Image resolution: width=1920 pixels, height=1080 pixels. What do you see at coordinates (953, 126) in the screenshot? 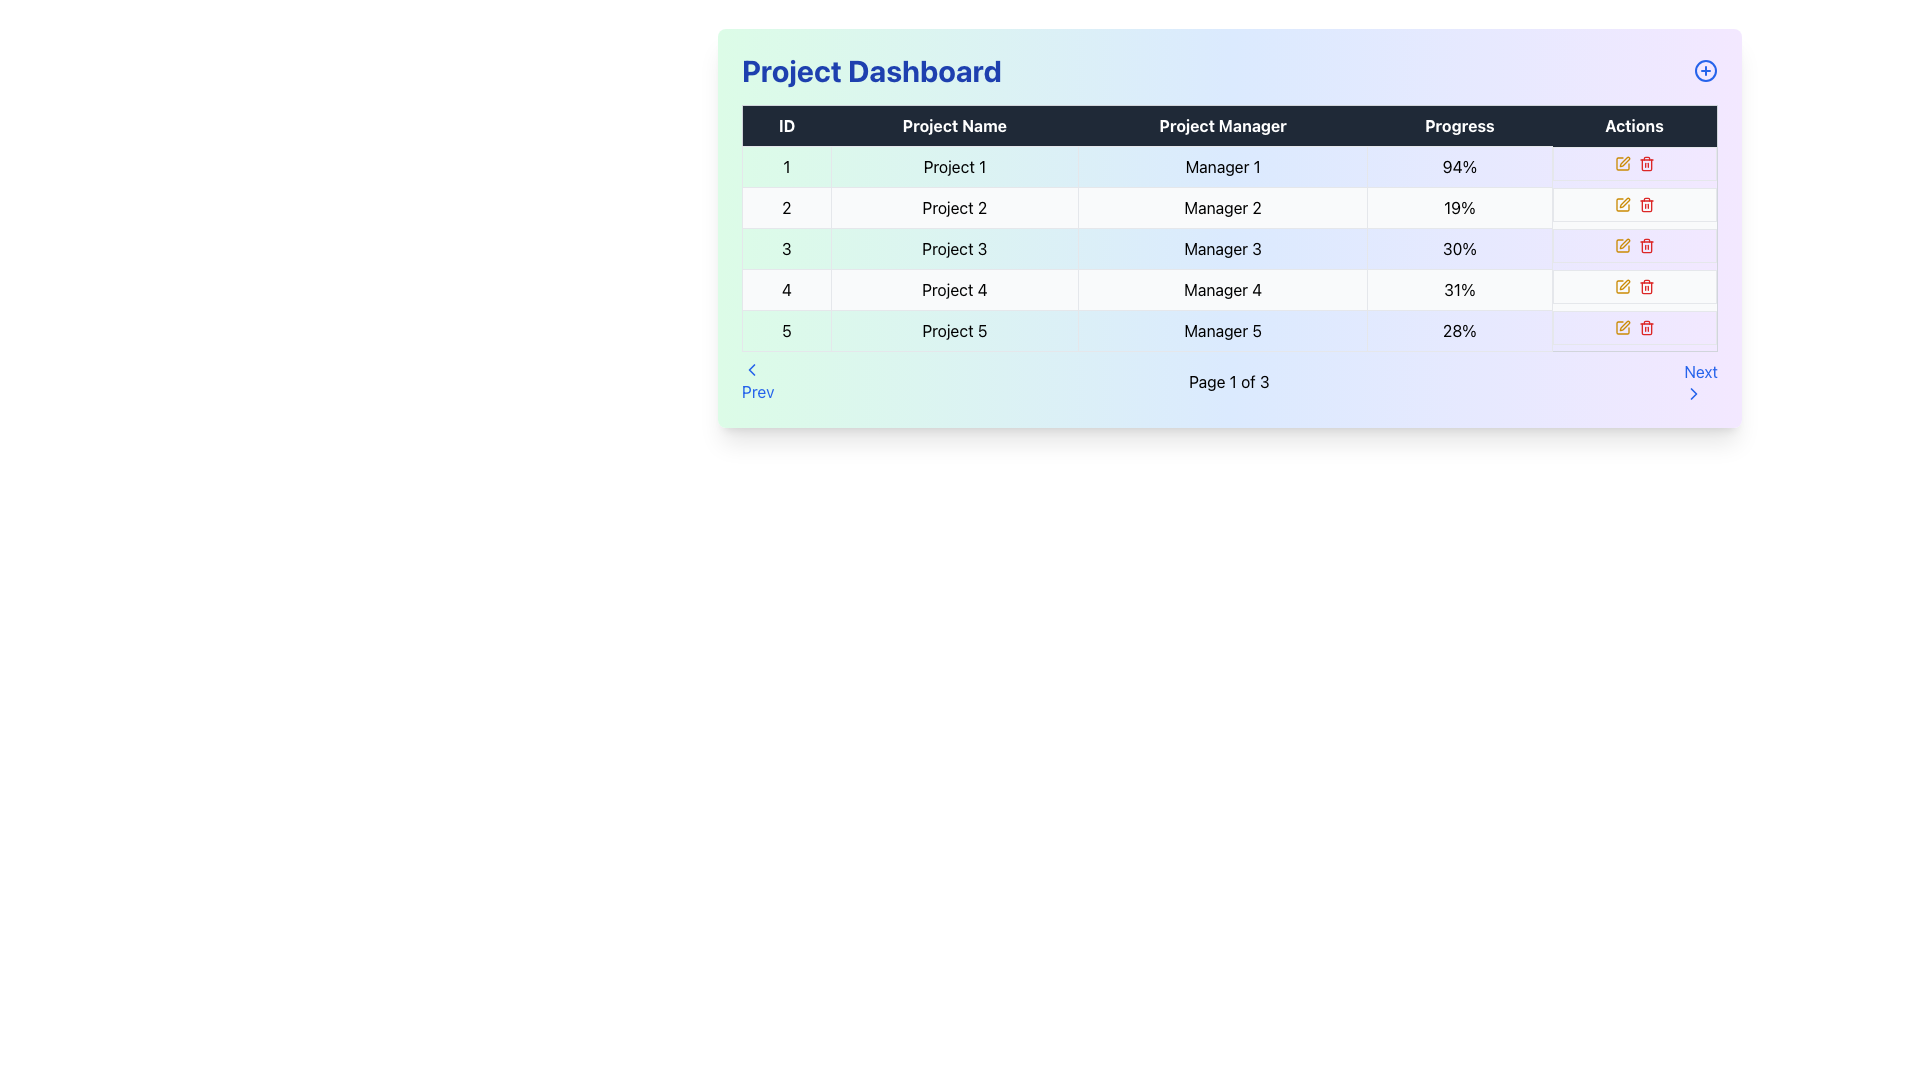
I see `the 'Project Name' header text in the Project Dashboard table, which is the second header column between 'ID' and 'Project Manager'` at bounding box center [953, 126].